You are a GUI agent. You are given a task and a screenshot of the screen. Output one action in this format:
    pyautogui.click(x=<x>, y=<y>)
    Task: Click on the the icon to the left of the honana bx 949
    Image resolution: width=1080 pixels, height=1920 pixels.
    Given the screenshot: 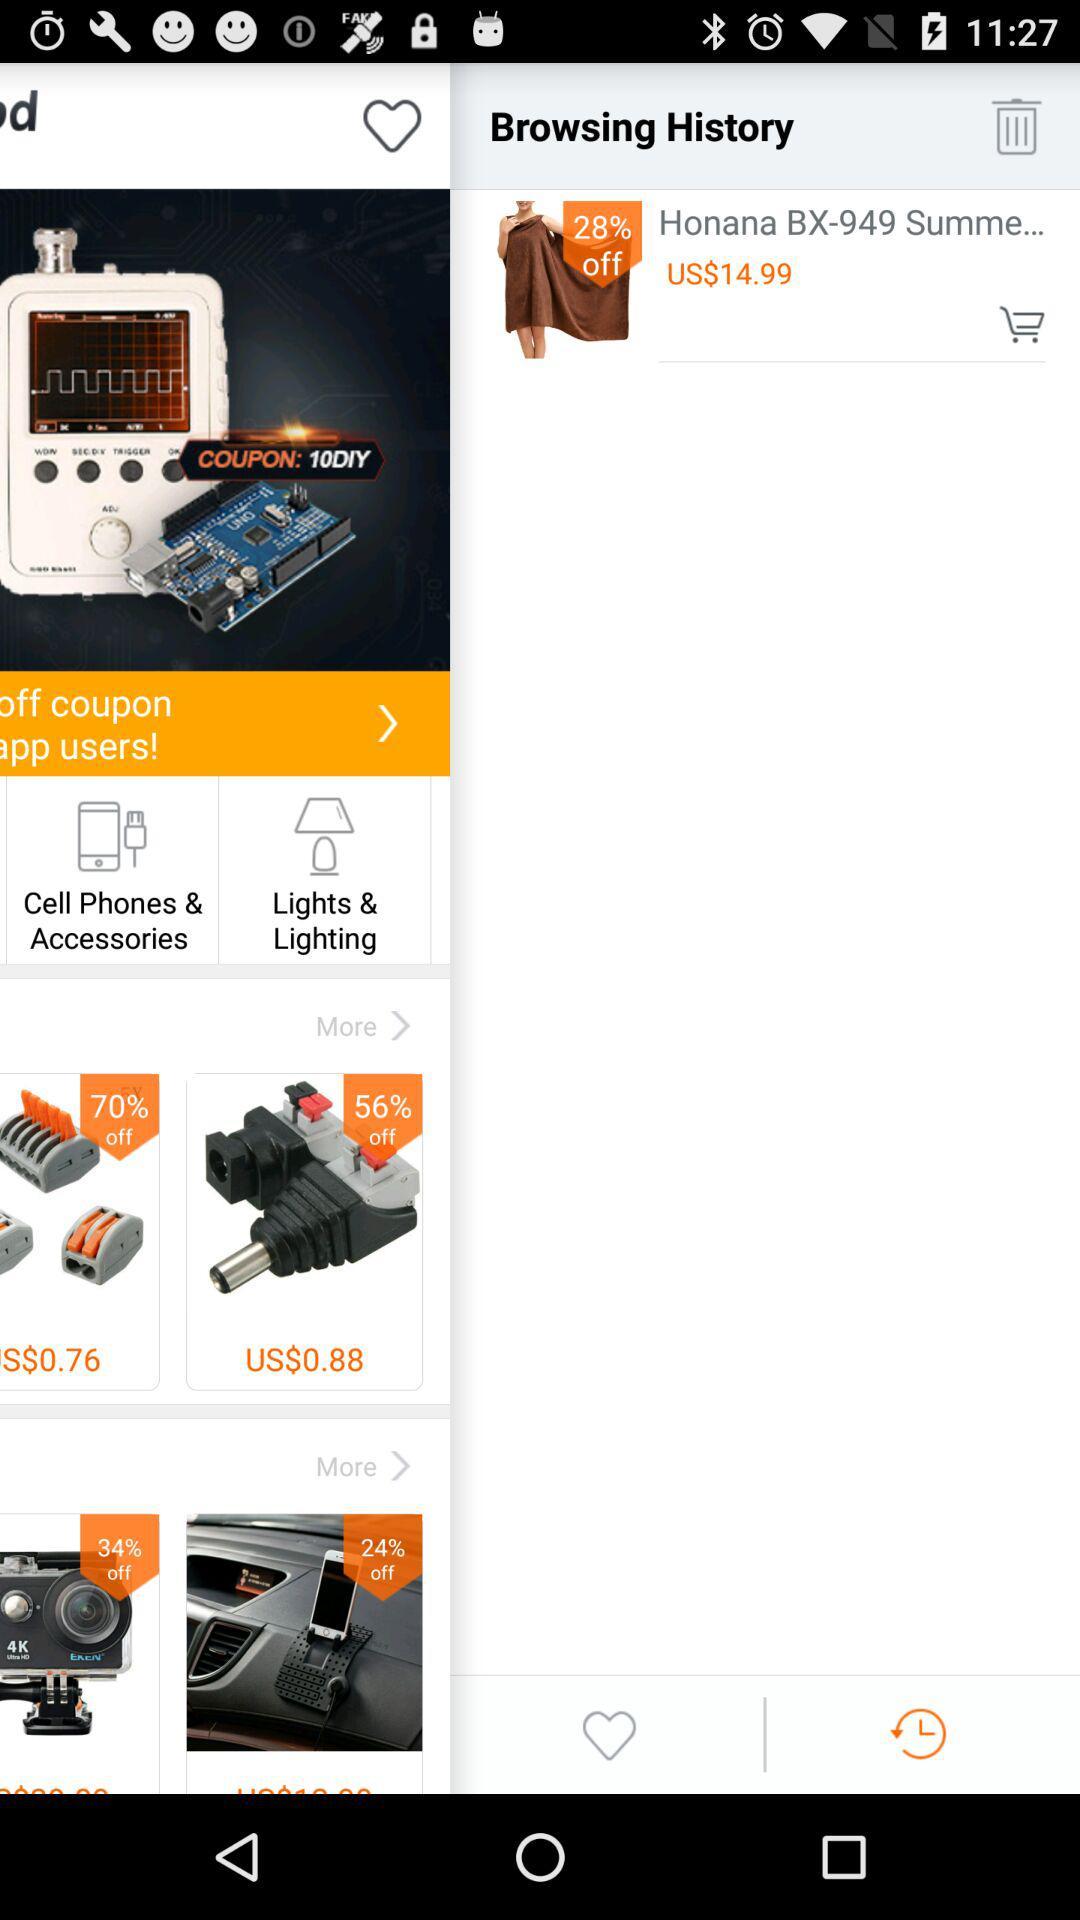 What is the action you would take?
    pyautogui.click(x=601, y=243)
    